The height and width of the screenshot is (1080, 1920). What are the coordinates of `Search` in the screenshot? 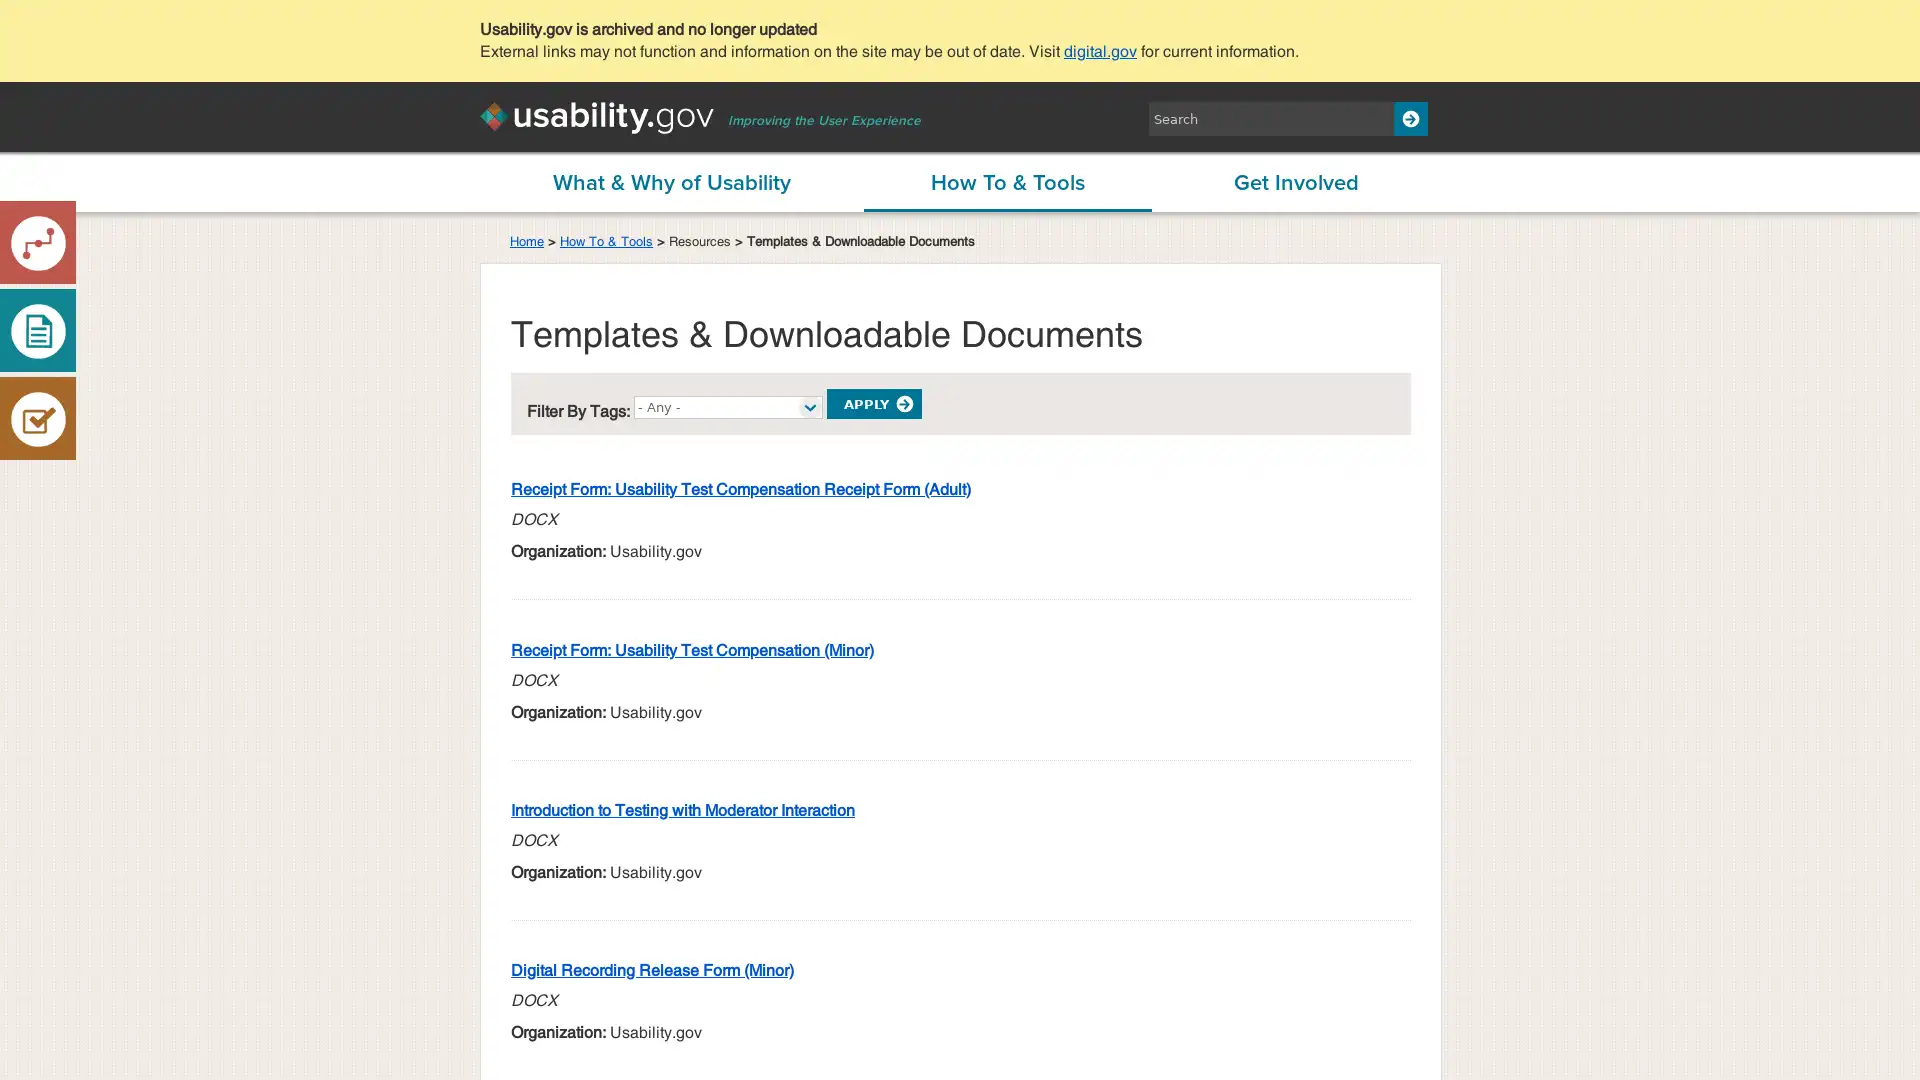 It's located at (1410, 119).